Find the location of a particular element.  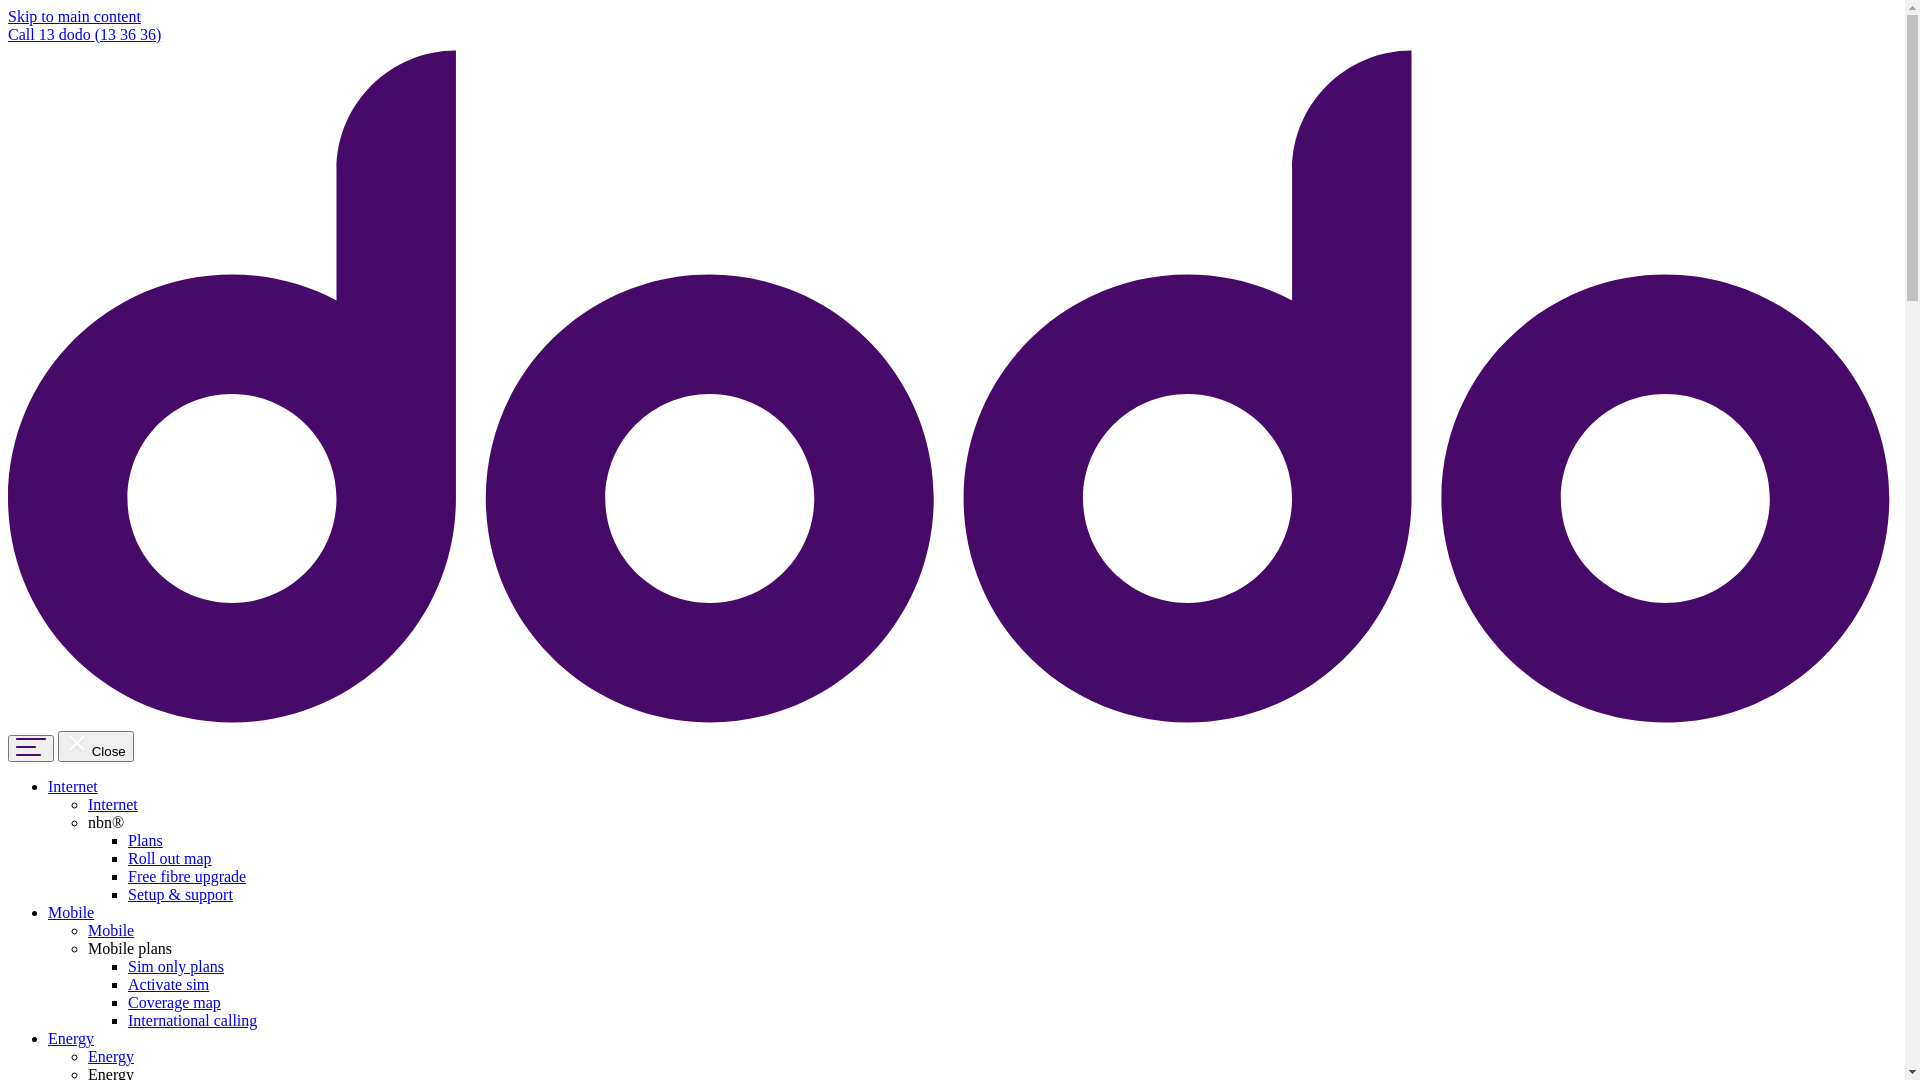

'Skip to main content' is located at coordinates (74, 16).